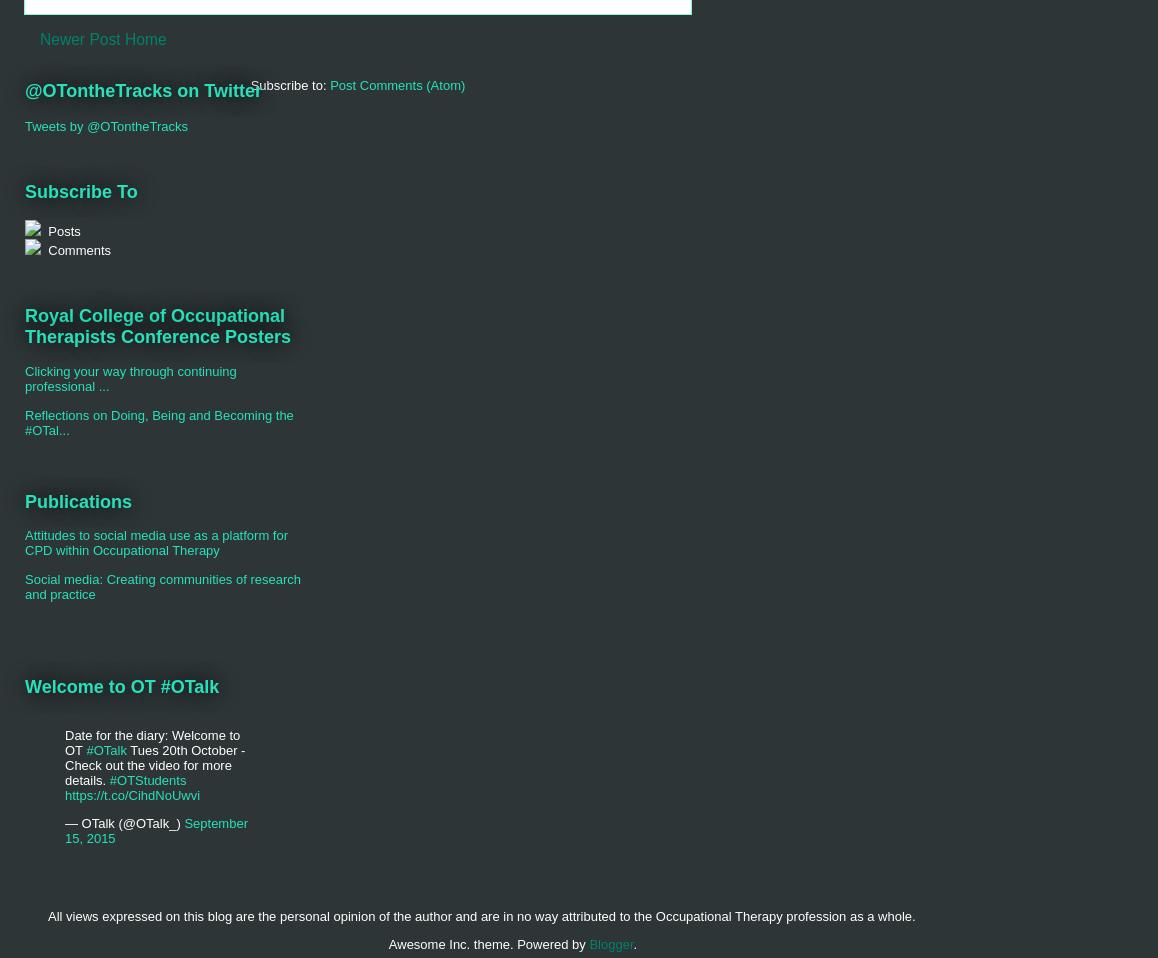 Image resolution: width=1158 pixels, height=958 pixels. Describe the element at coordinates (105, 749) in the screenshot. I see `'#OTalk'` at that location.